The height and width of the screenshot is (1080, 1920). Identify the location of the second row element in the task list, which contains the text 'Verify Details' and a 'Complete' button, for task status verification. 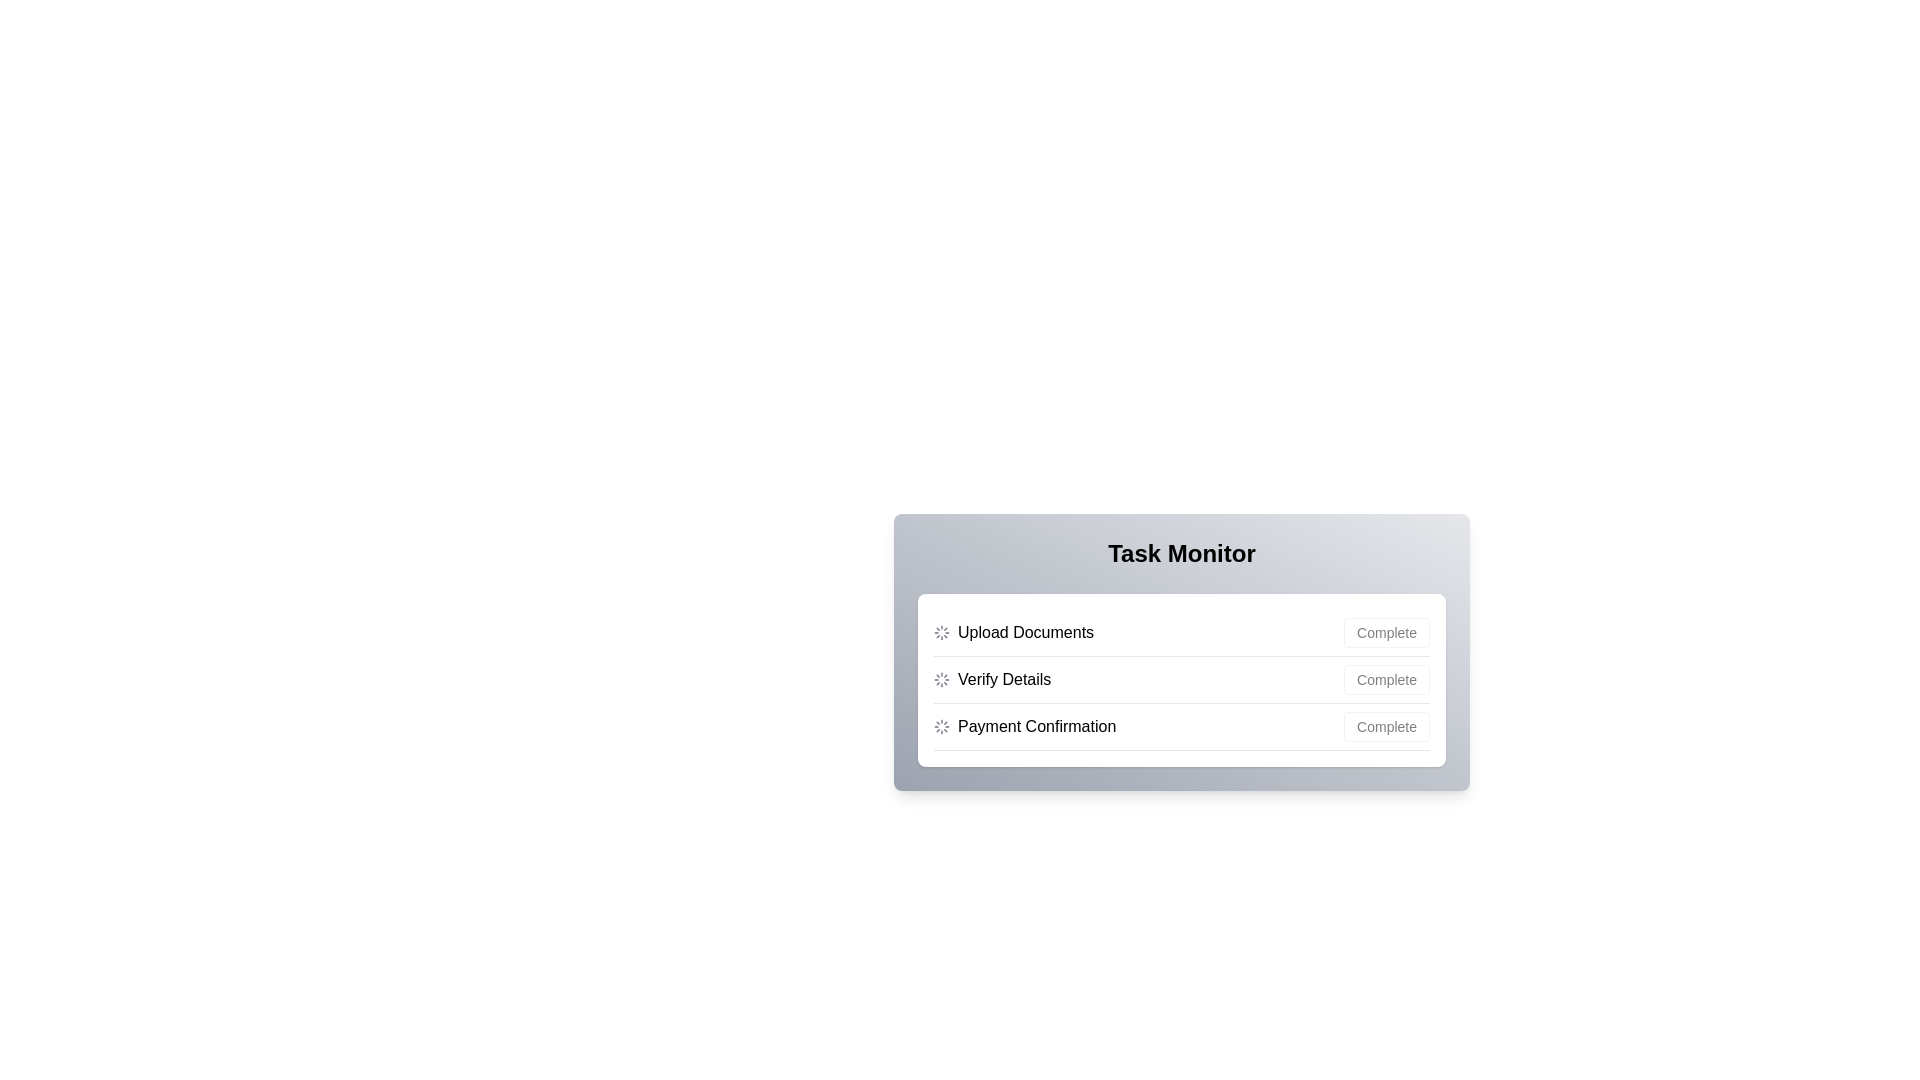
(1181, 678).